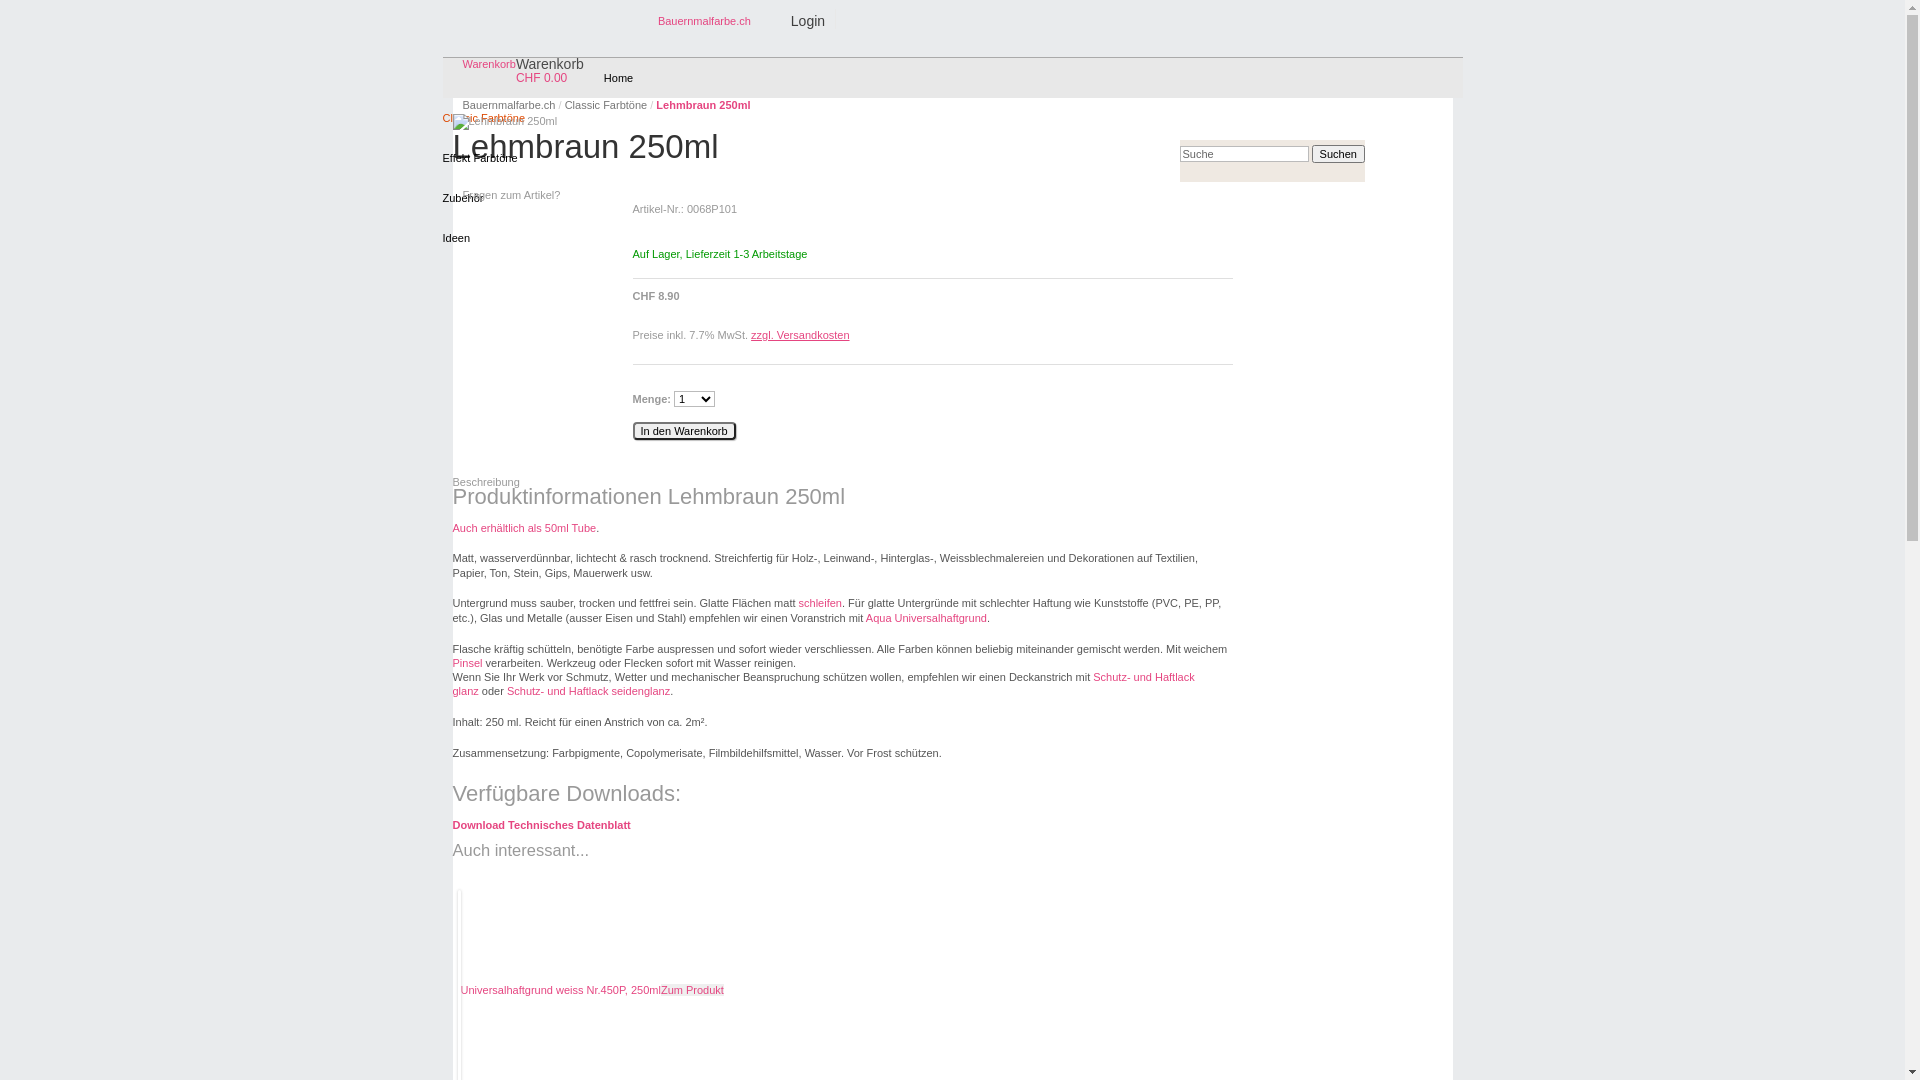  Describe the element at coordinates (507, 689) in the screenshot. I see `'Schutz- und Haftlack seidenglanz'` at that location.